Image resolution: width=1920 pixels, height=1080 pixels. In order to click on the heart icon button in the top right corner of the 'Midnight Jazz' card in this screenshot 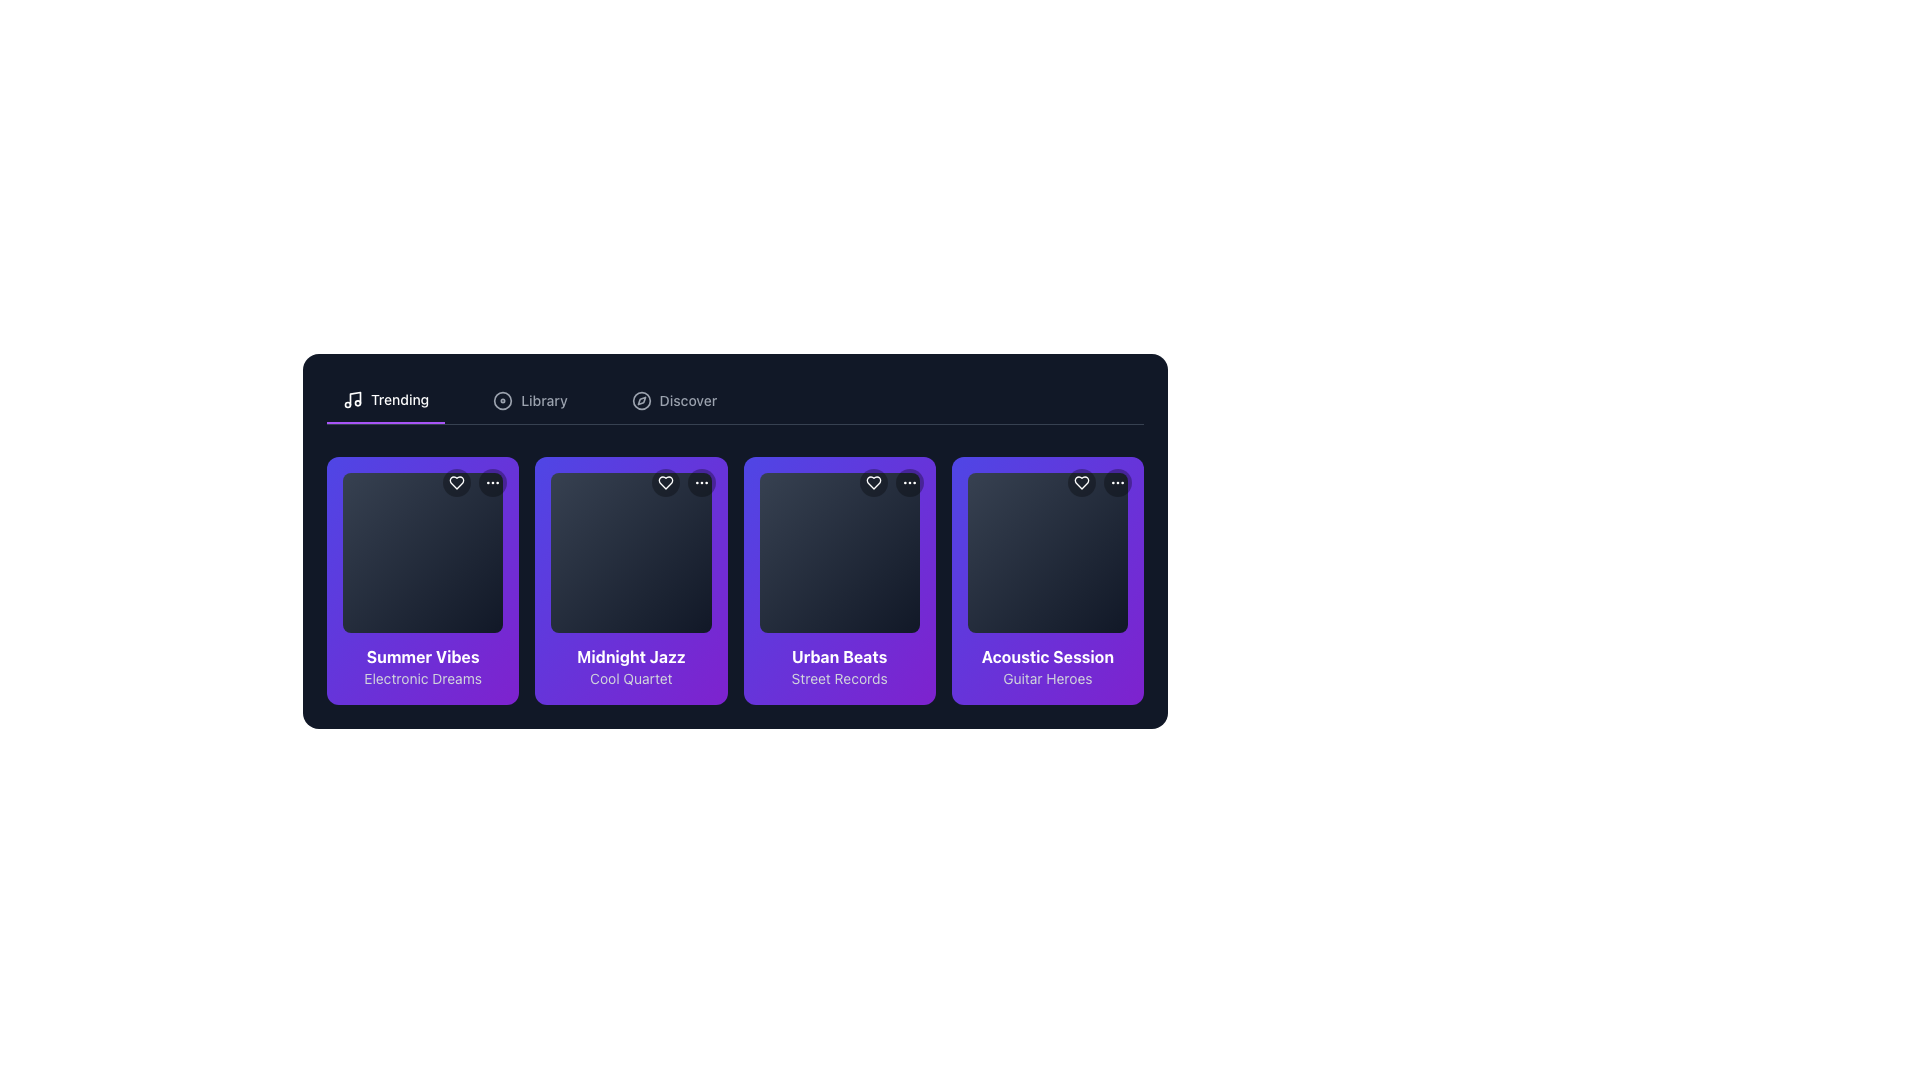, I will do `click(665, 482)`.